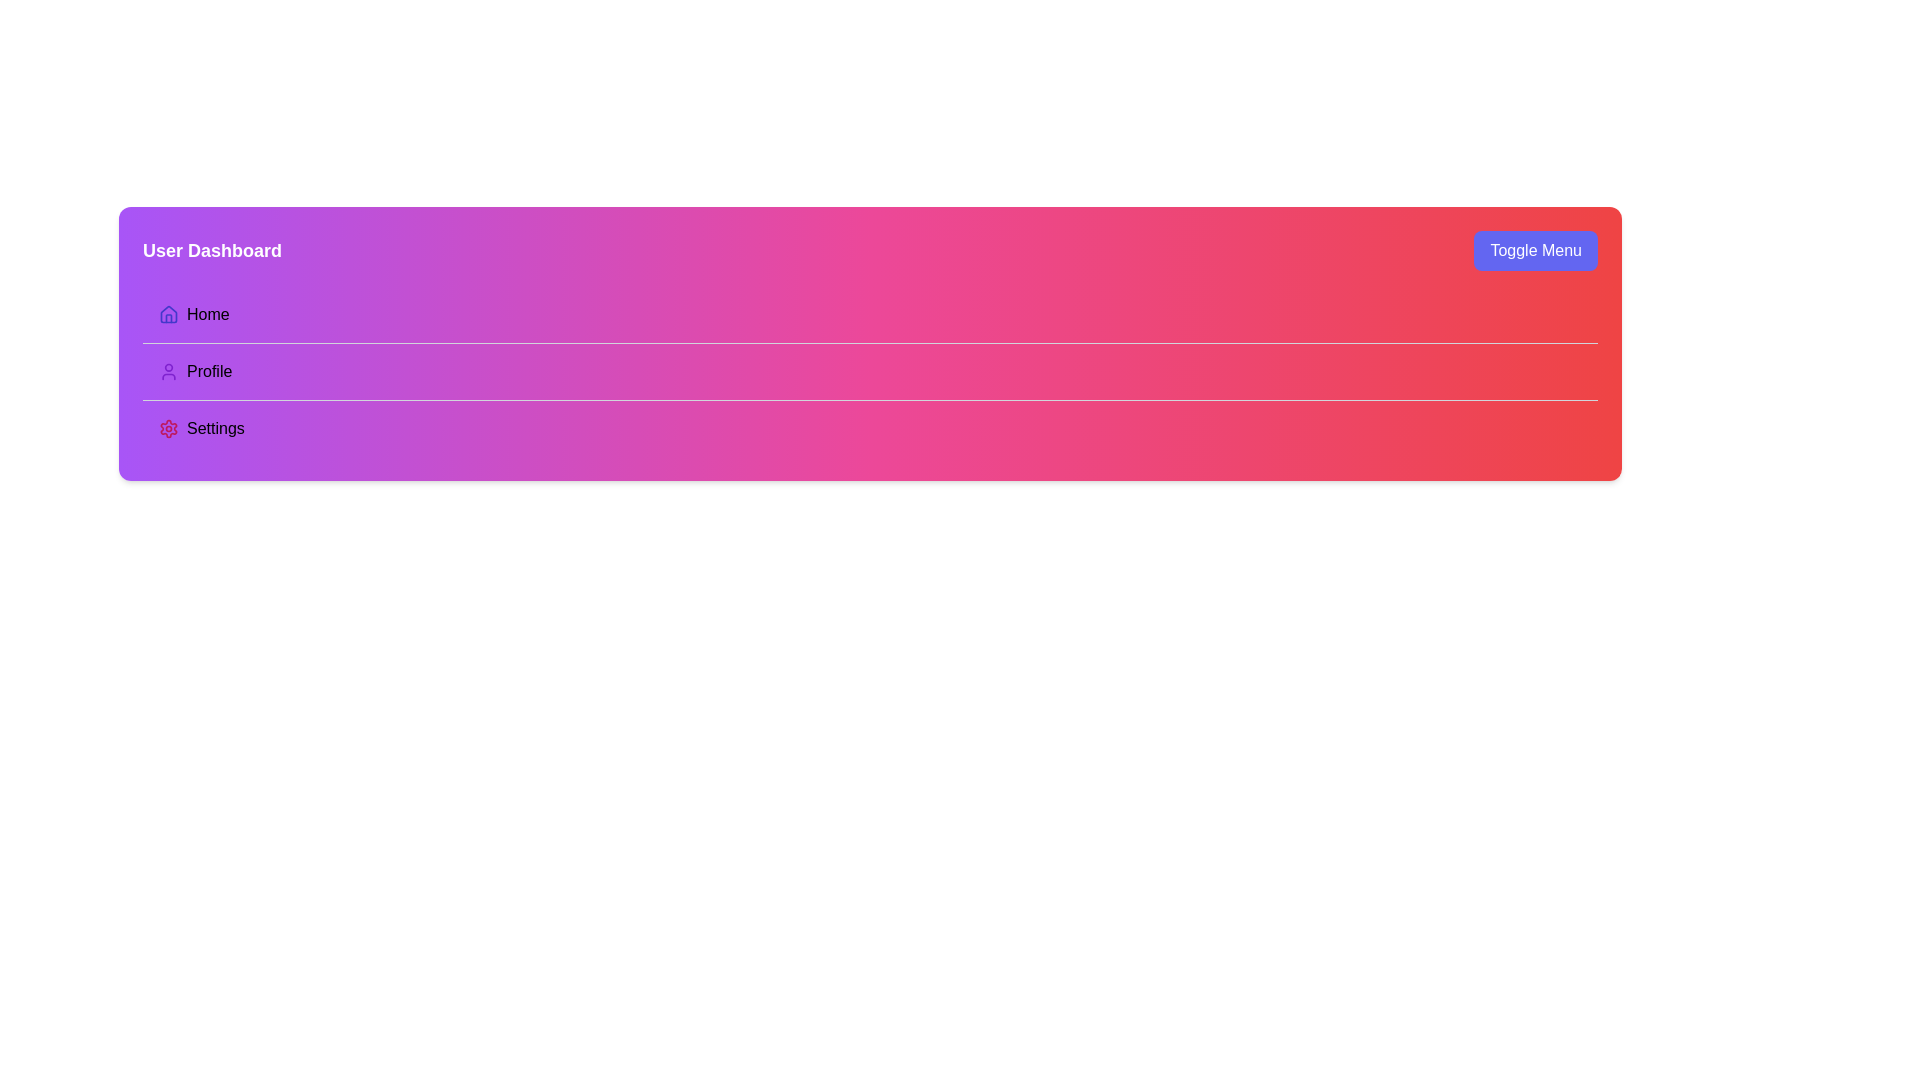  Describe the element at coordinates (1535, 249) in the screenshot. I see `the toggle button located in the top-right corner of the header section` at that location.